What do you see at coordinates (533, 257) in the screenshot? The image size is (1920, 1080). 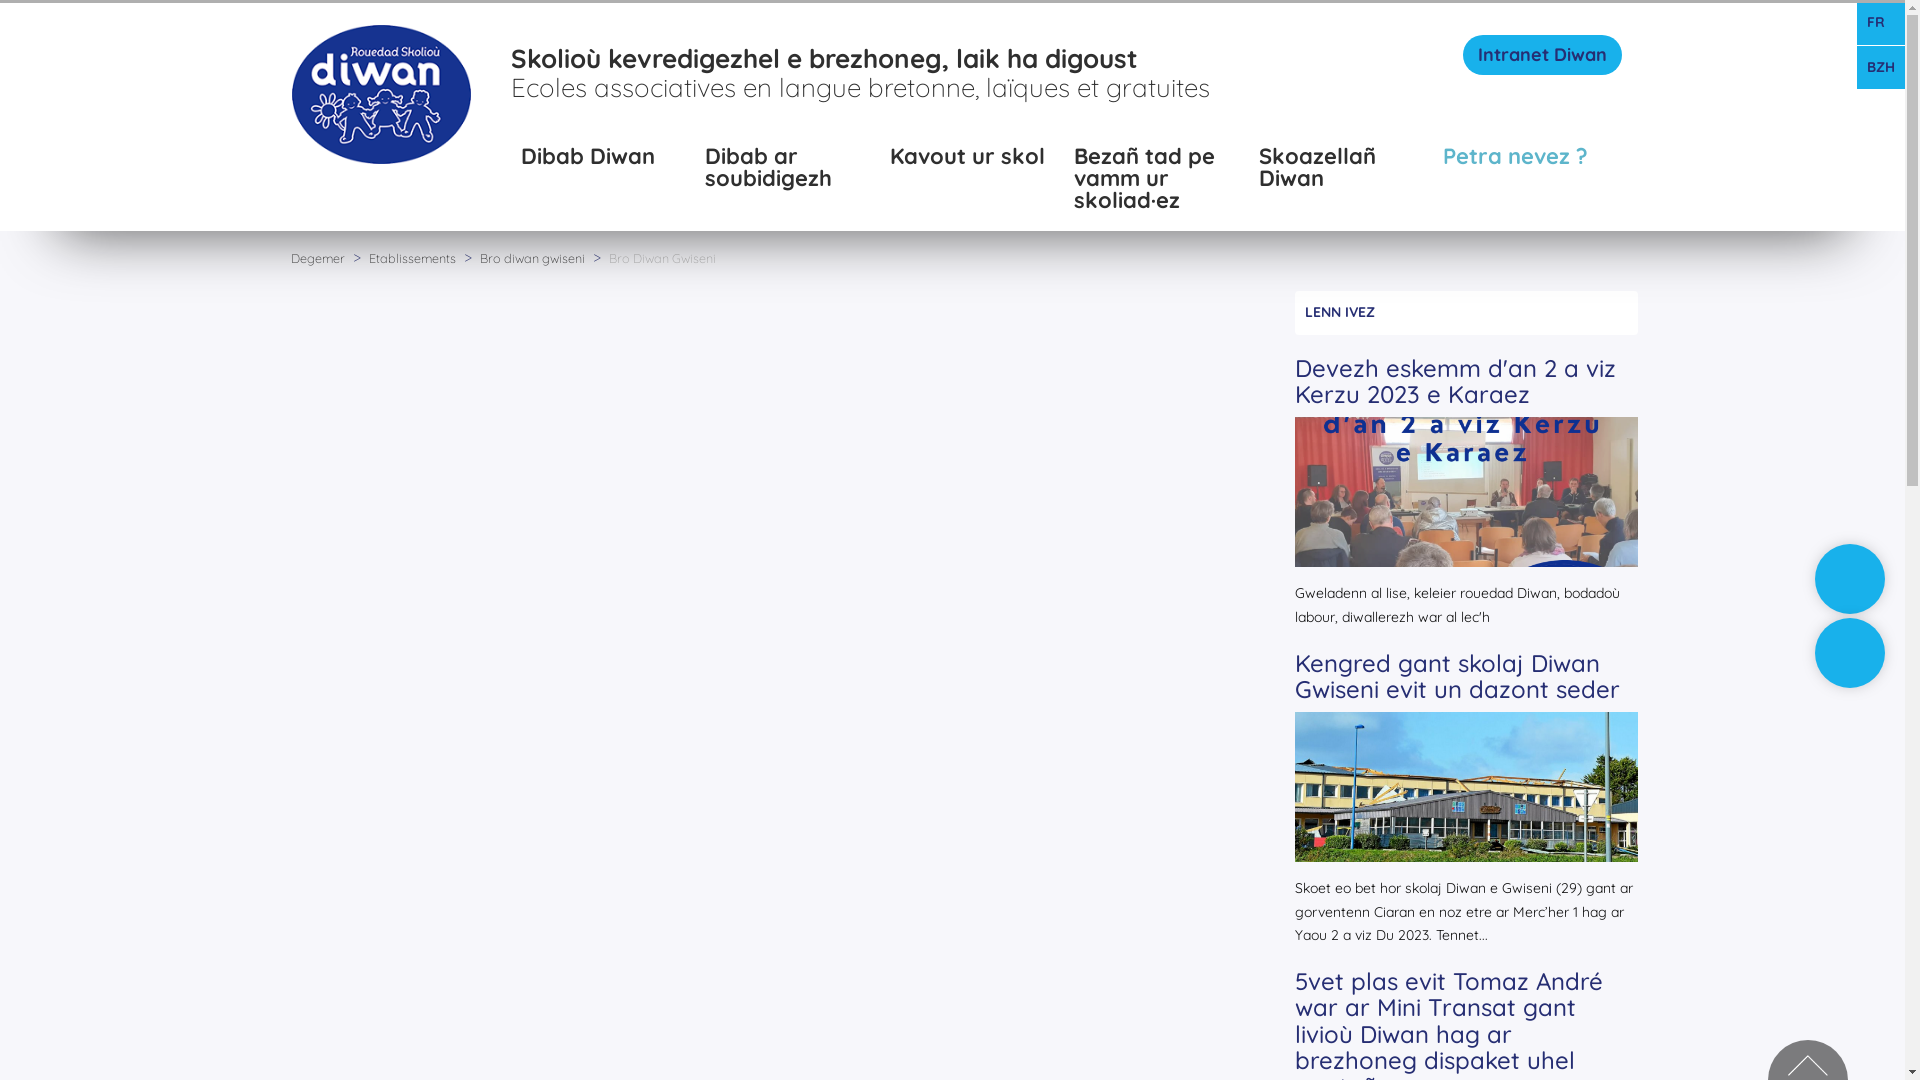 I see `'Bro diwan gwiseni'` at bounding box center [533, 257].